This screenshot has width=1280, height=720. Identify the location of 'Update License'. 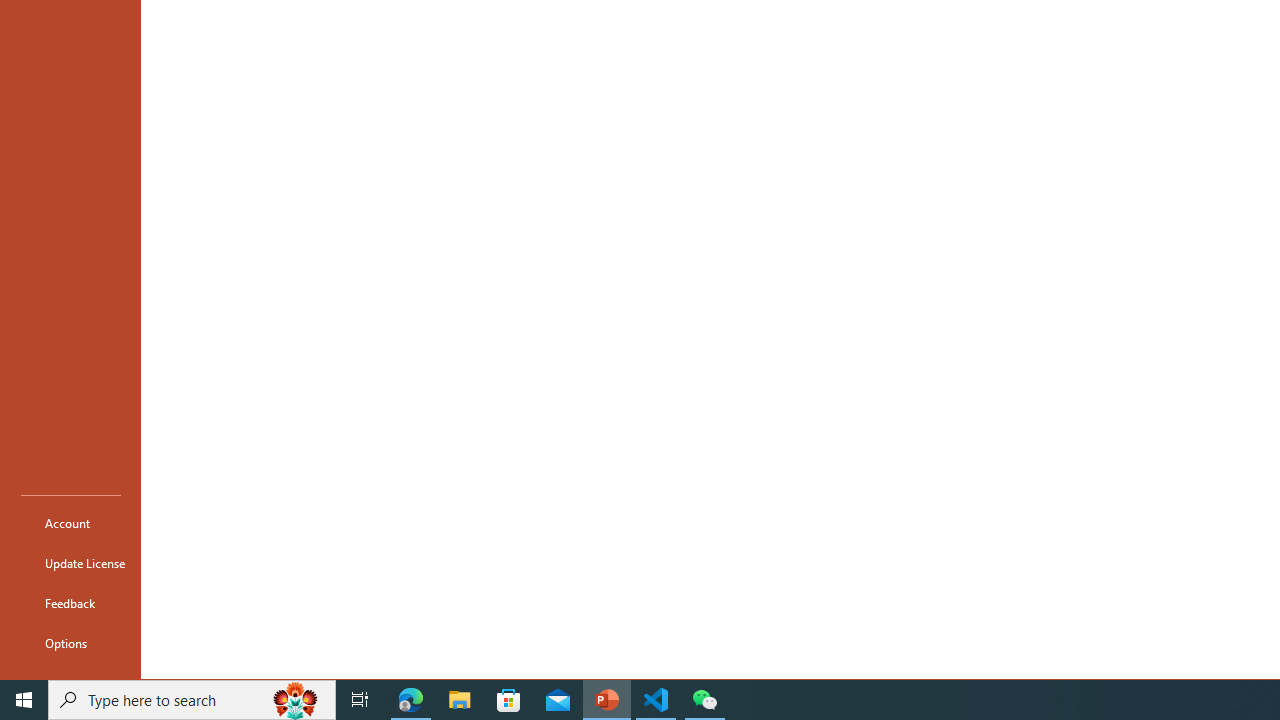
(71, 563).